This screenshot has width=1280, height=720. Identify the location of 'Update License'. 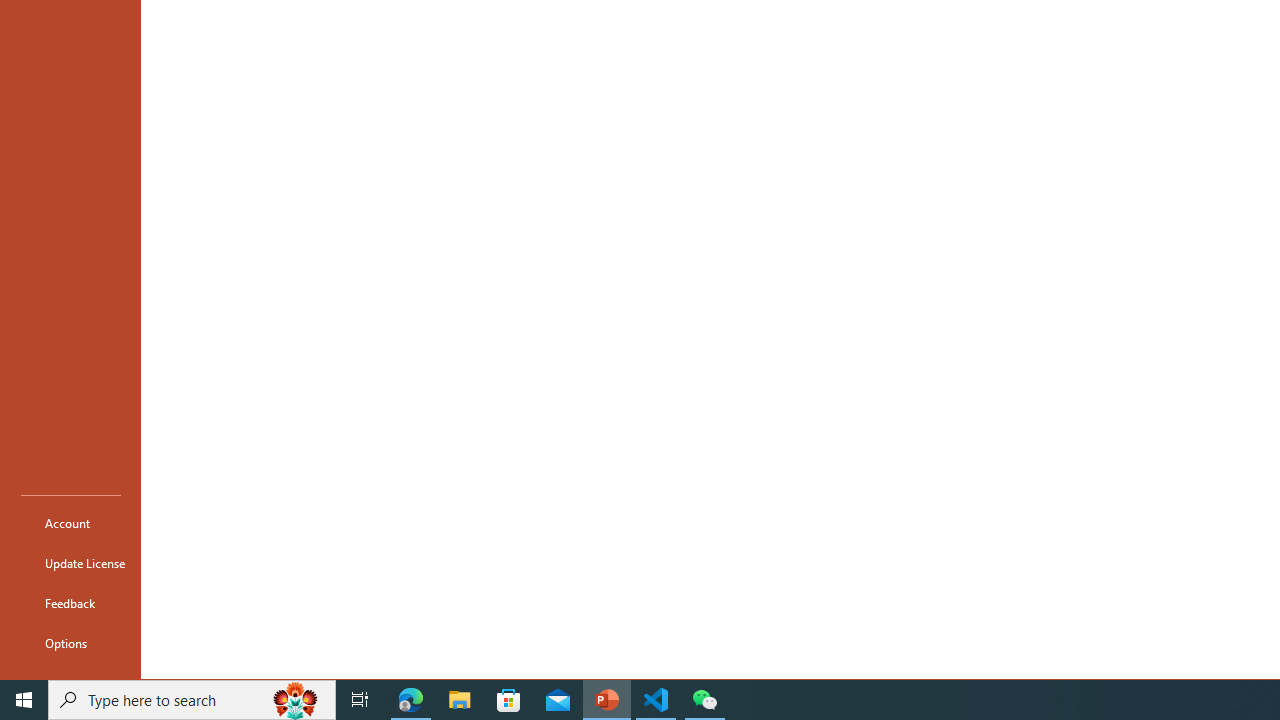
(71, 563).